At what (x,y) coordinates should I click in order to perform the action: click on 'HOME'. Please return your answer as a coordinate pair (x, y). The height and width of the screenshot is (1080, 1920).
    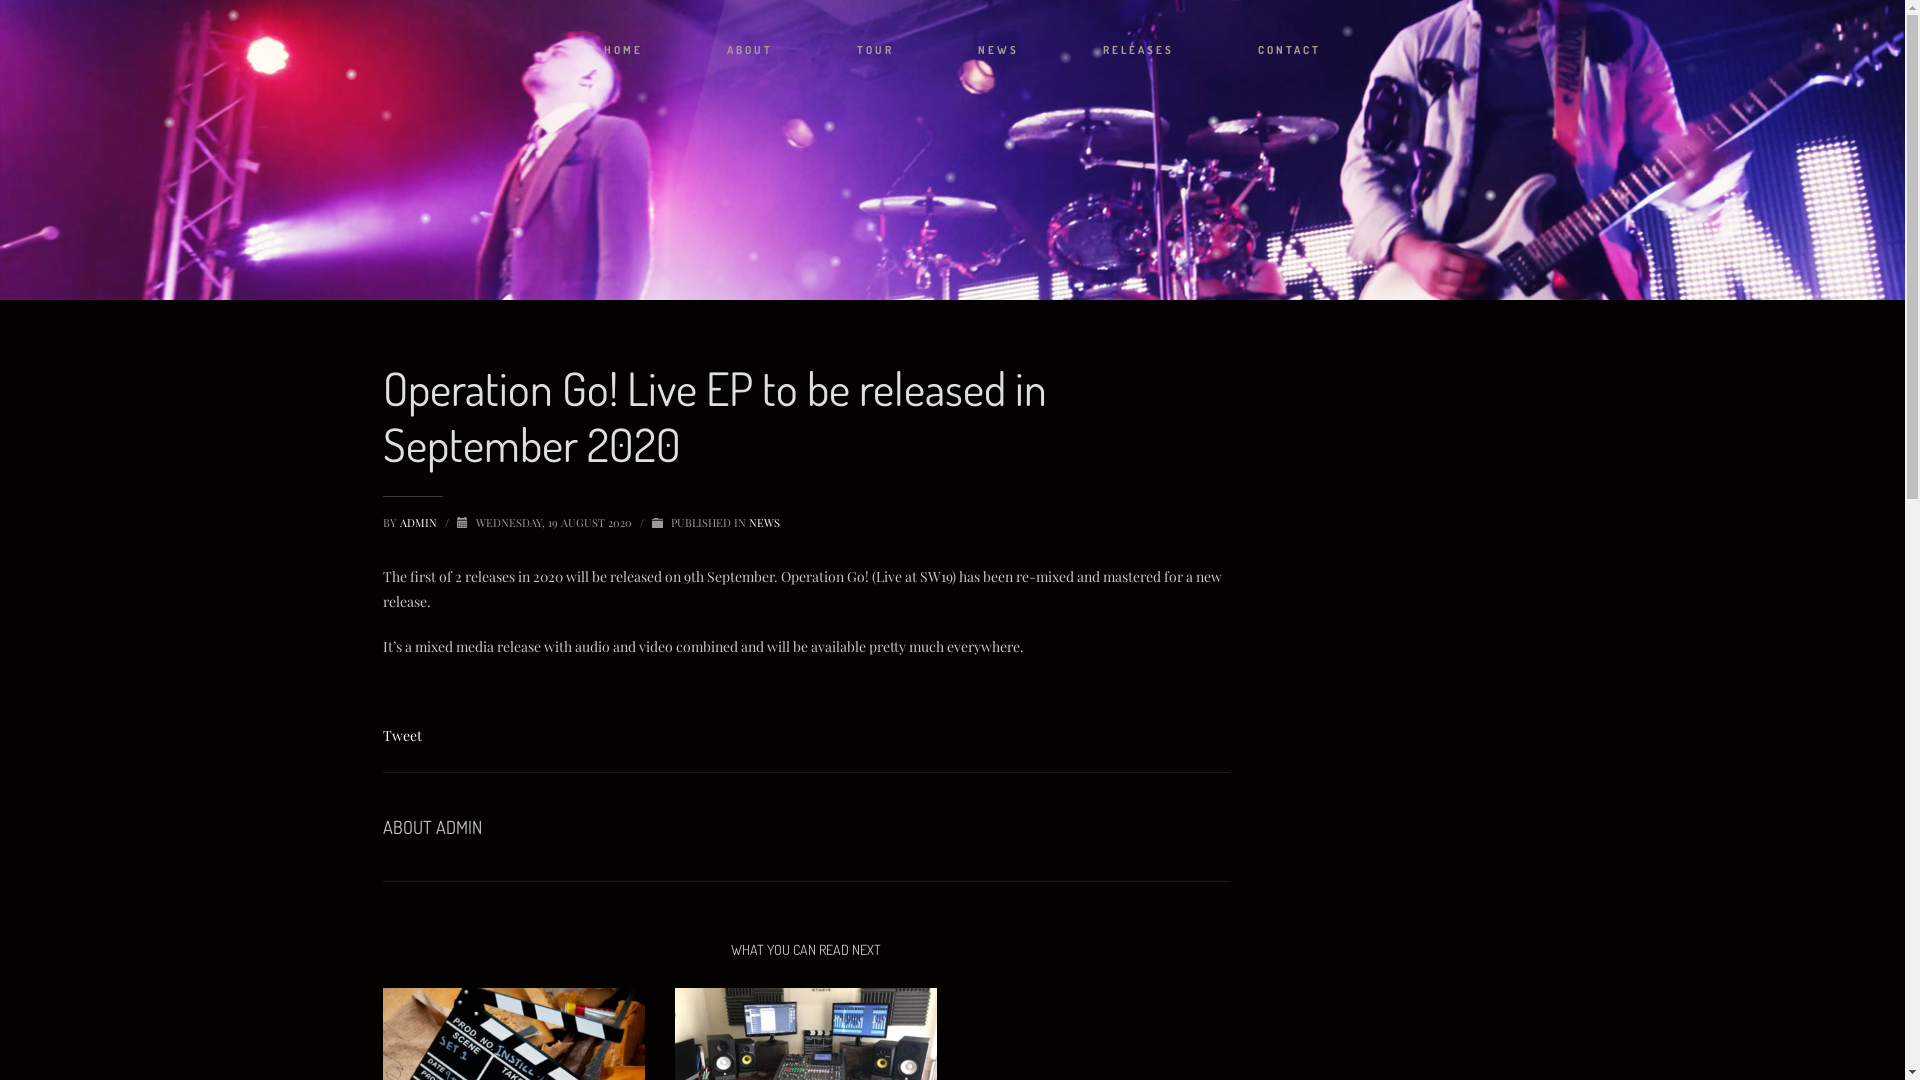
    Looking at the image, I should click on (622, 49).